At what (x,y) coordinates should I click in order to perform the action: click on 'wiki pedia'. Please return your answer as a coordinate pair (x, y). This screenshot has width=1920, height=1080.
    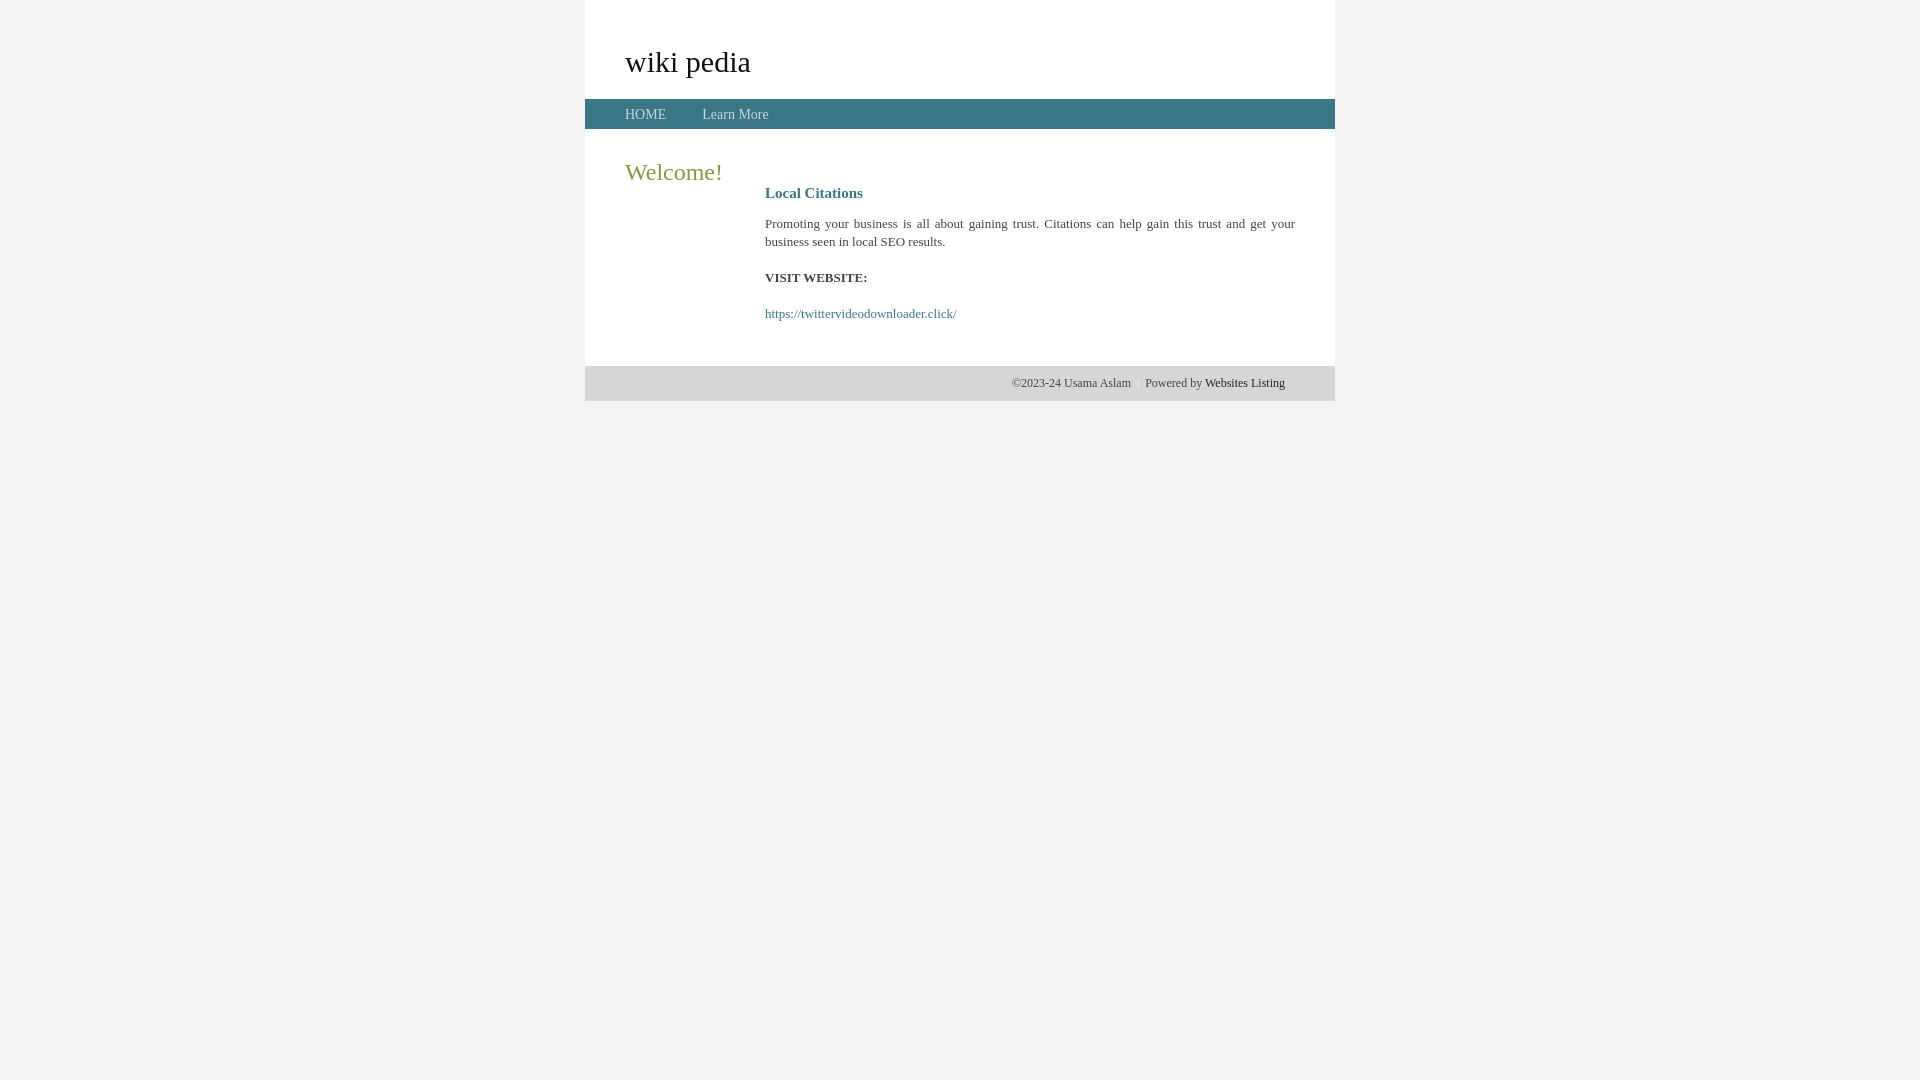
    Looking at the image, I should click on (687, 60).